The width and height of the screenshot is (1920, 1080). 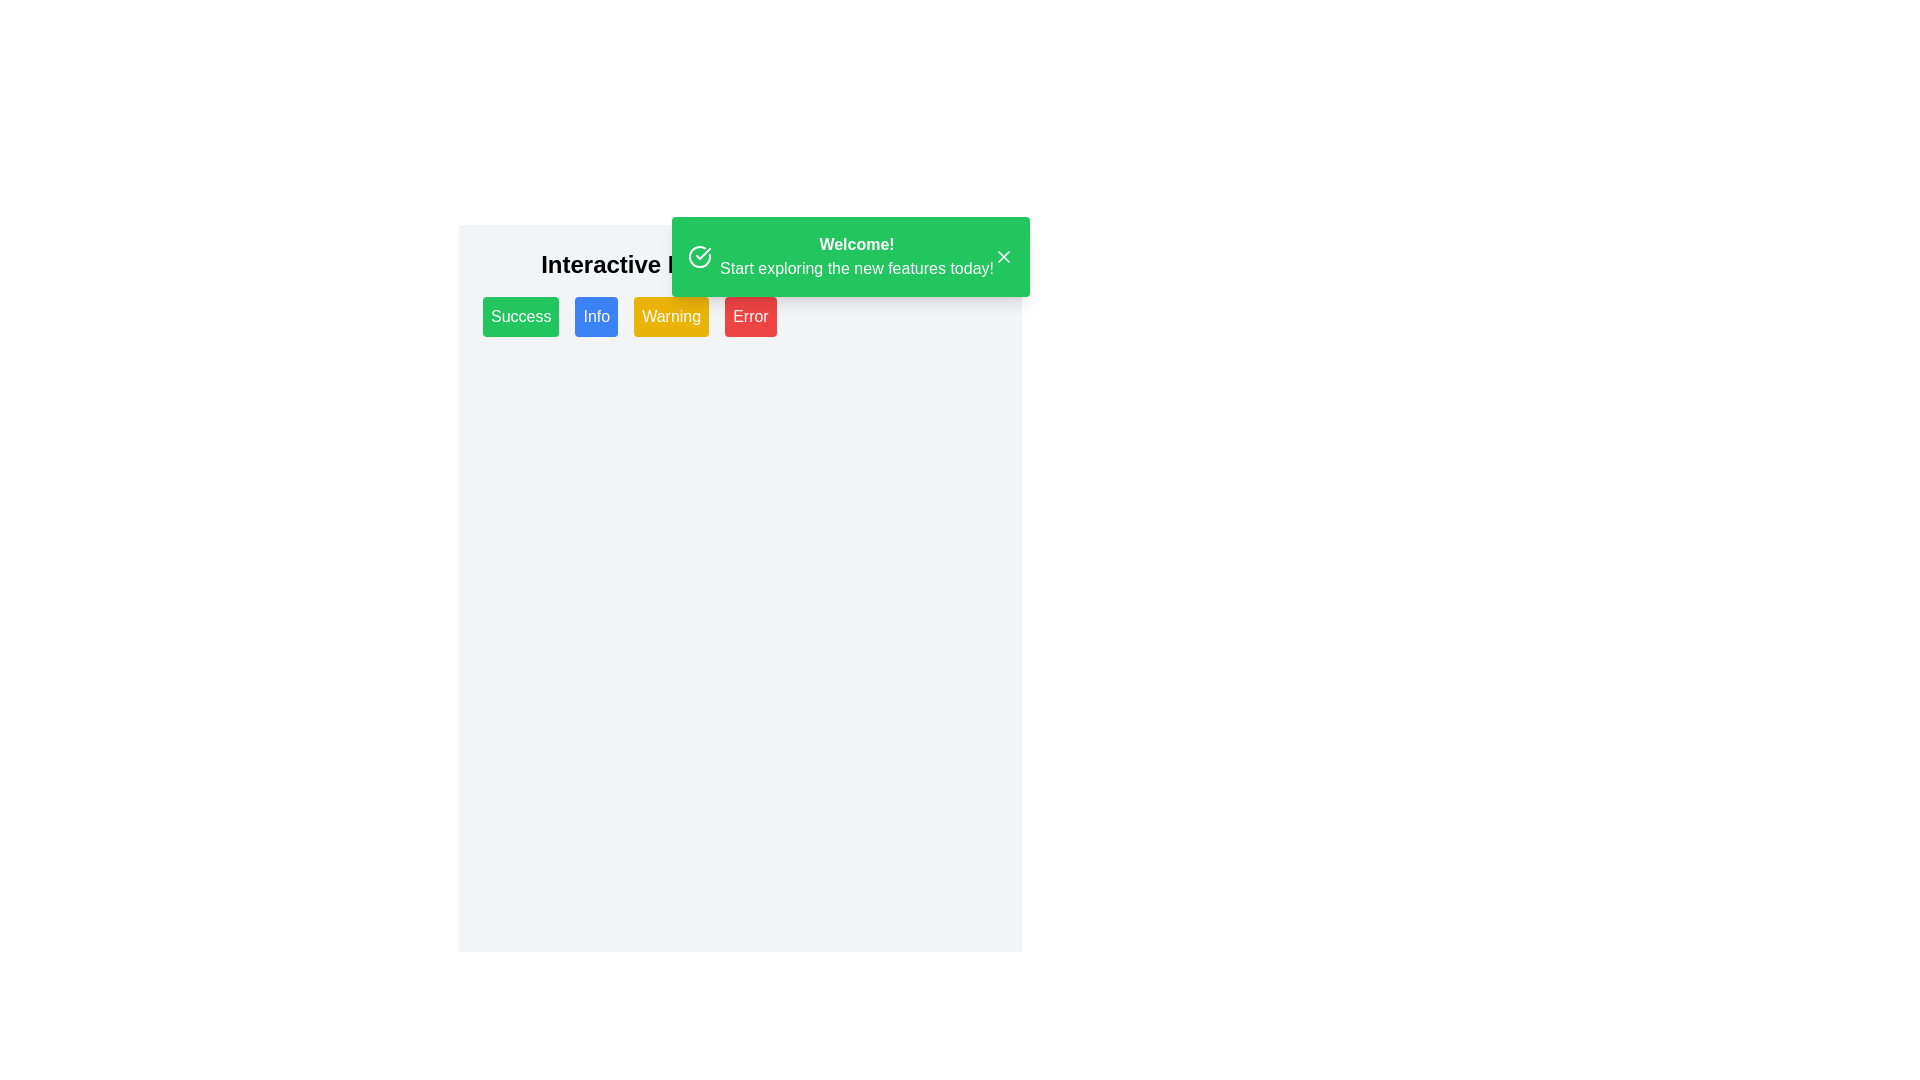 What do you see at coordinates (703, 253) in the screenshot?
I see `the green checkmark icon located in the top-right corner of the notification bar labeled 'Welcome! Start exploring the new features today!'` at bounding box center [703, 253].